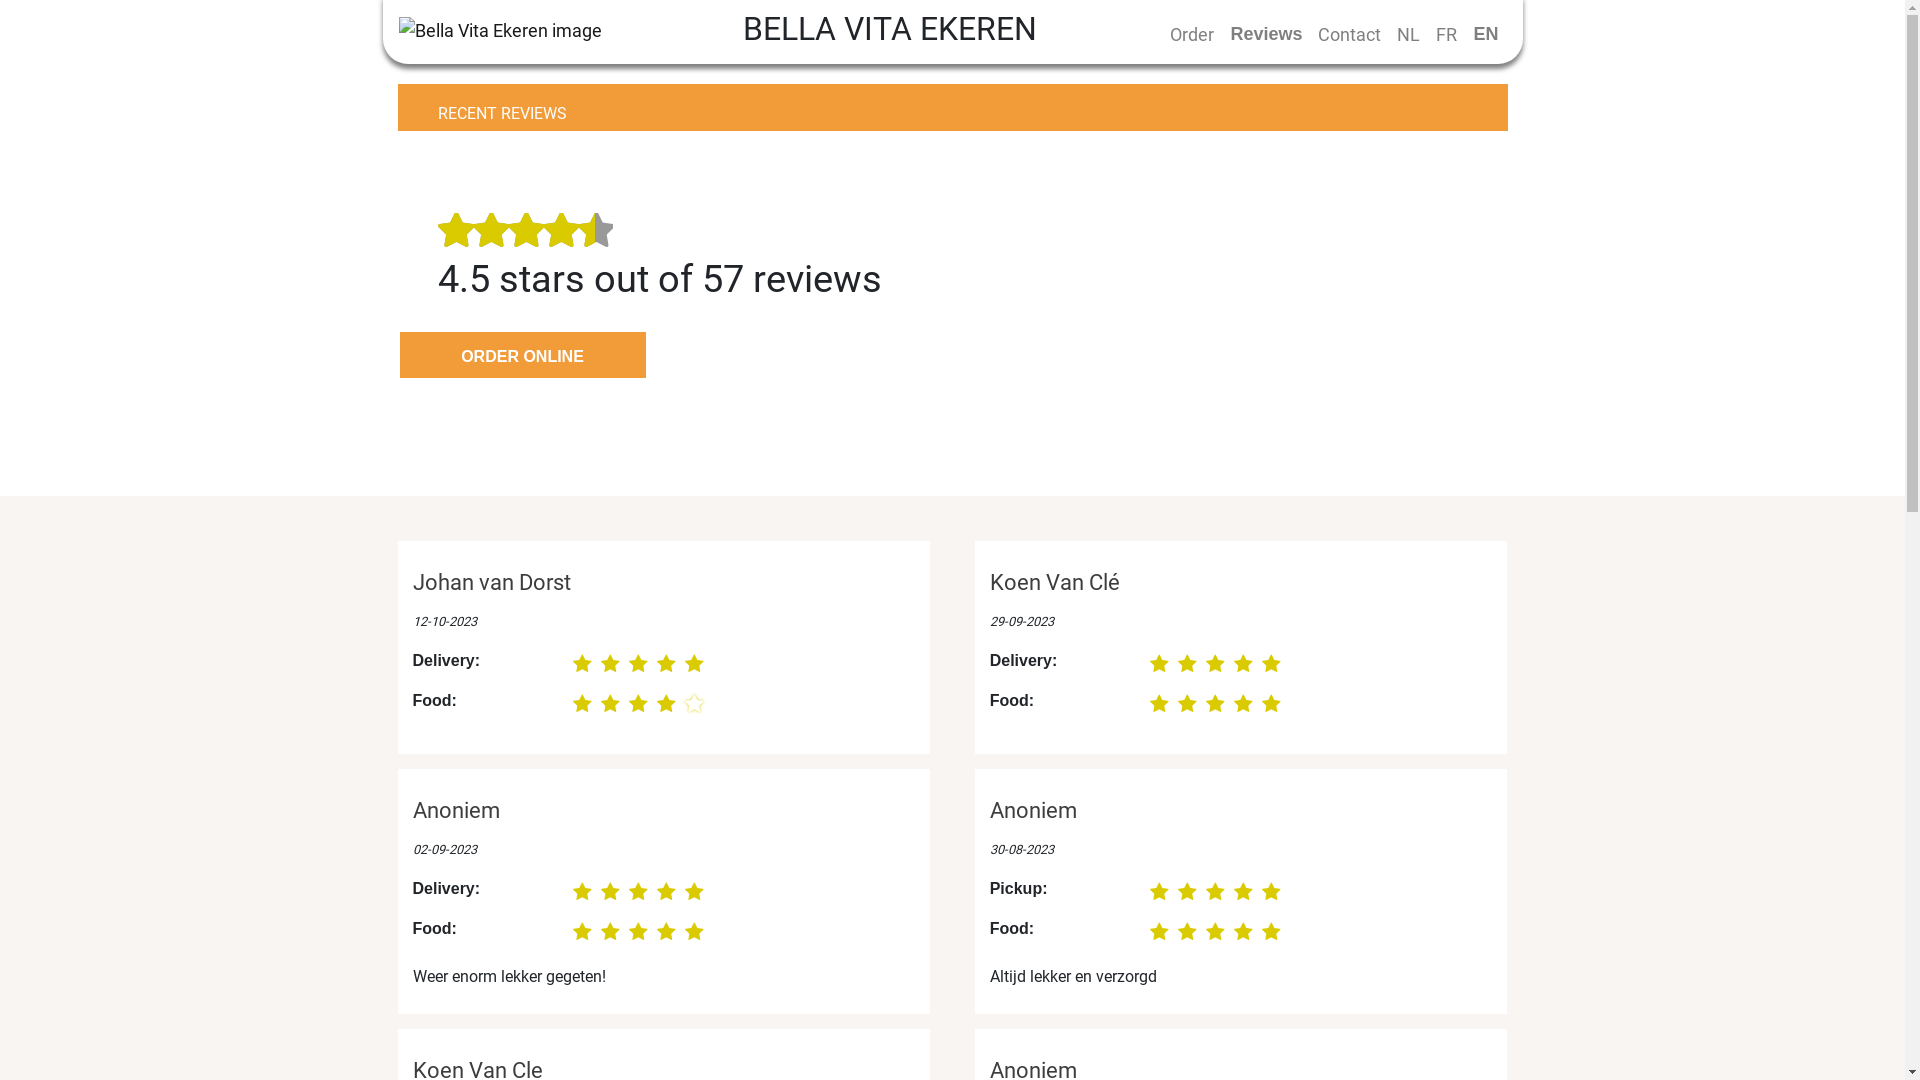 The height and width of the screenshot is (1080, 1920). Describe the element at coordinates (1265, 34) in the screenshot. I see `'Reviews'` at that location.